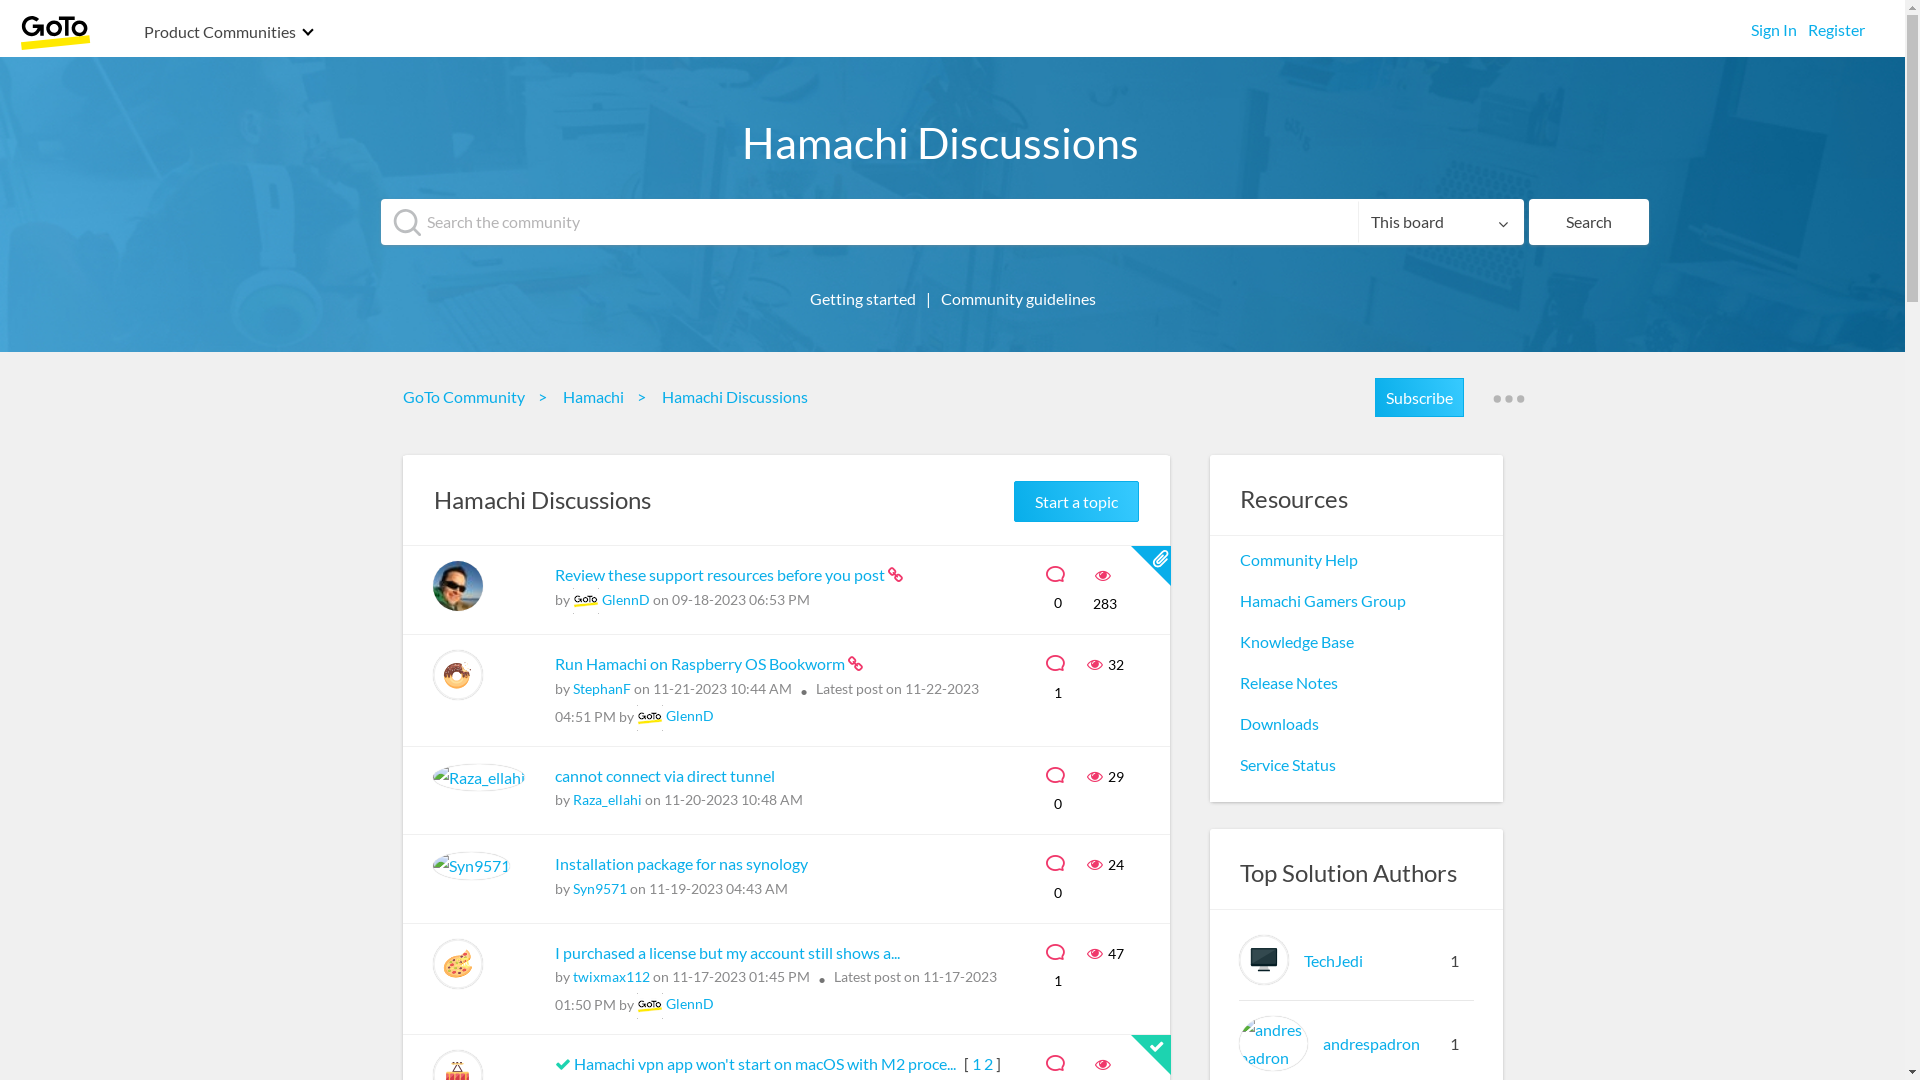  Describe the element at coordinates (599, 687) in the screenshot. I see `'StephanF'` at that location.